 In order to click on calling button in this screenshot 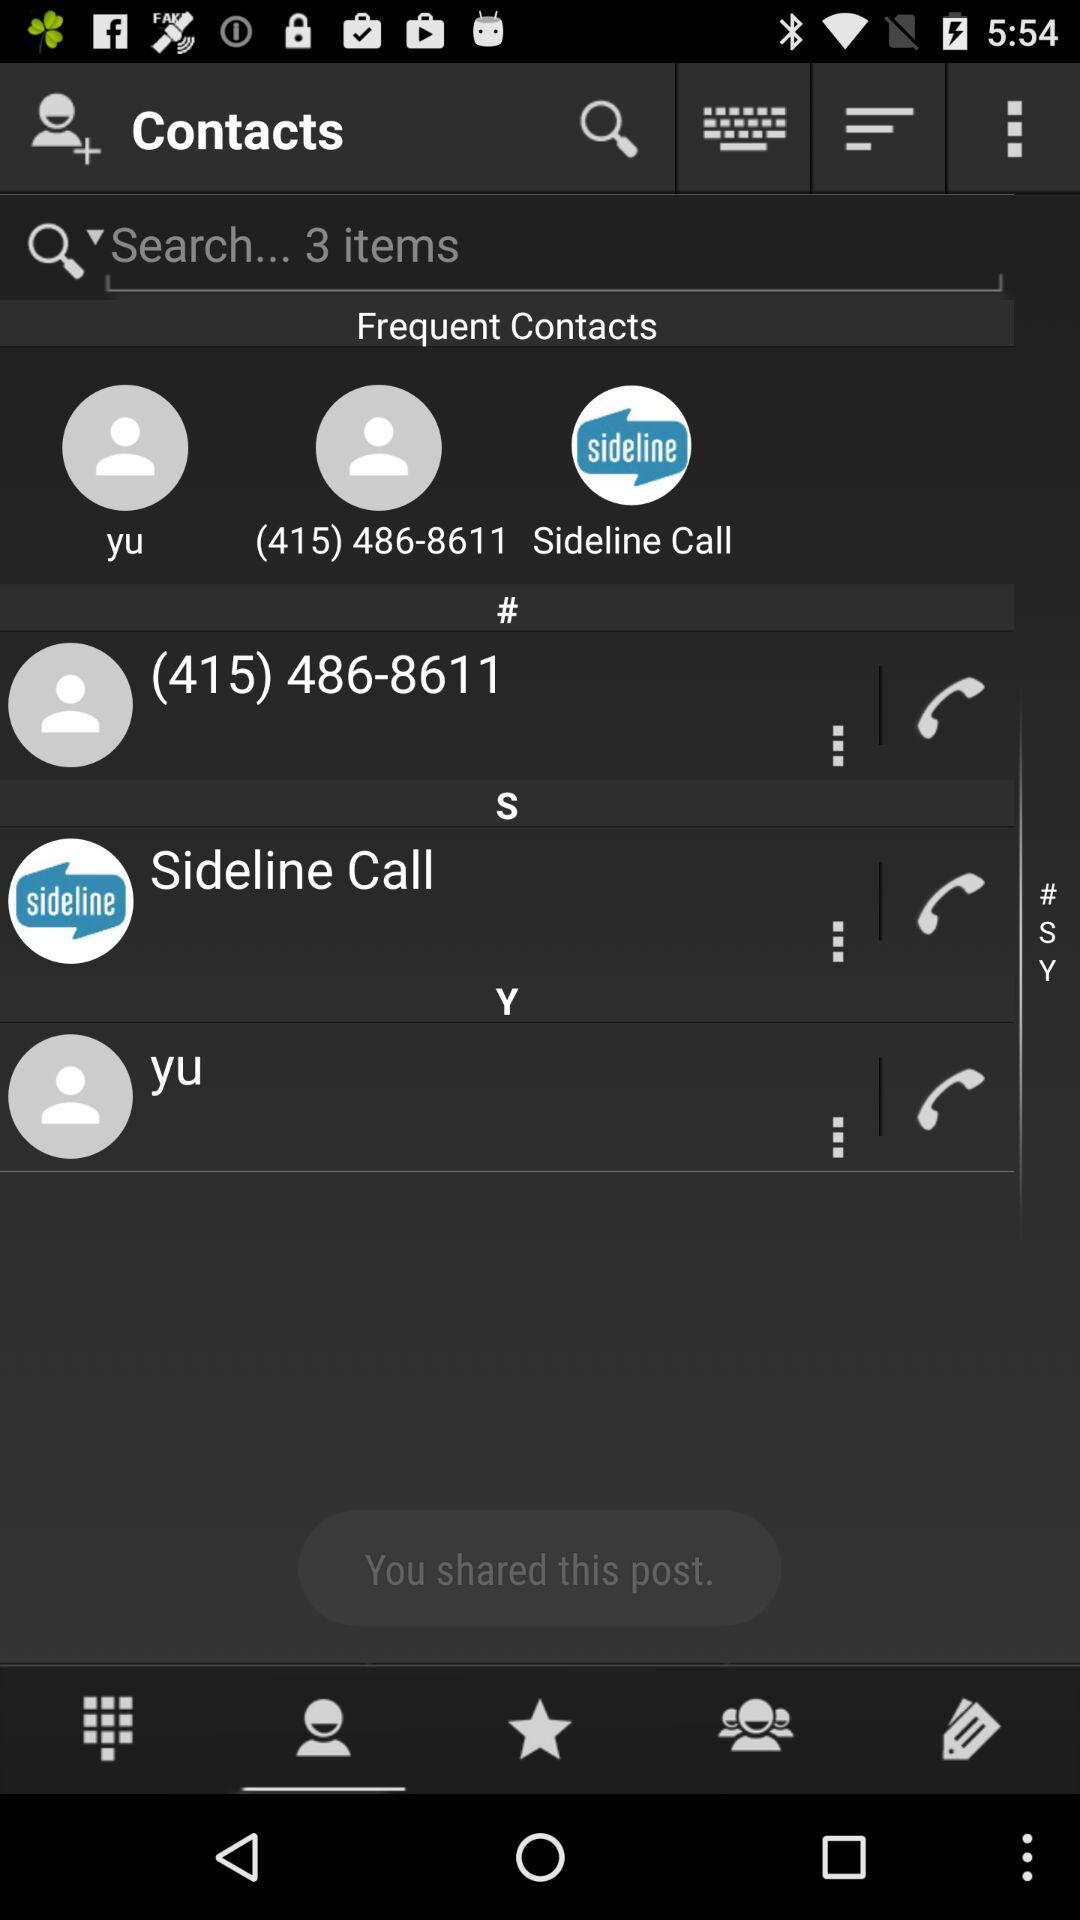, I will do `click(947, 900)`.